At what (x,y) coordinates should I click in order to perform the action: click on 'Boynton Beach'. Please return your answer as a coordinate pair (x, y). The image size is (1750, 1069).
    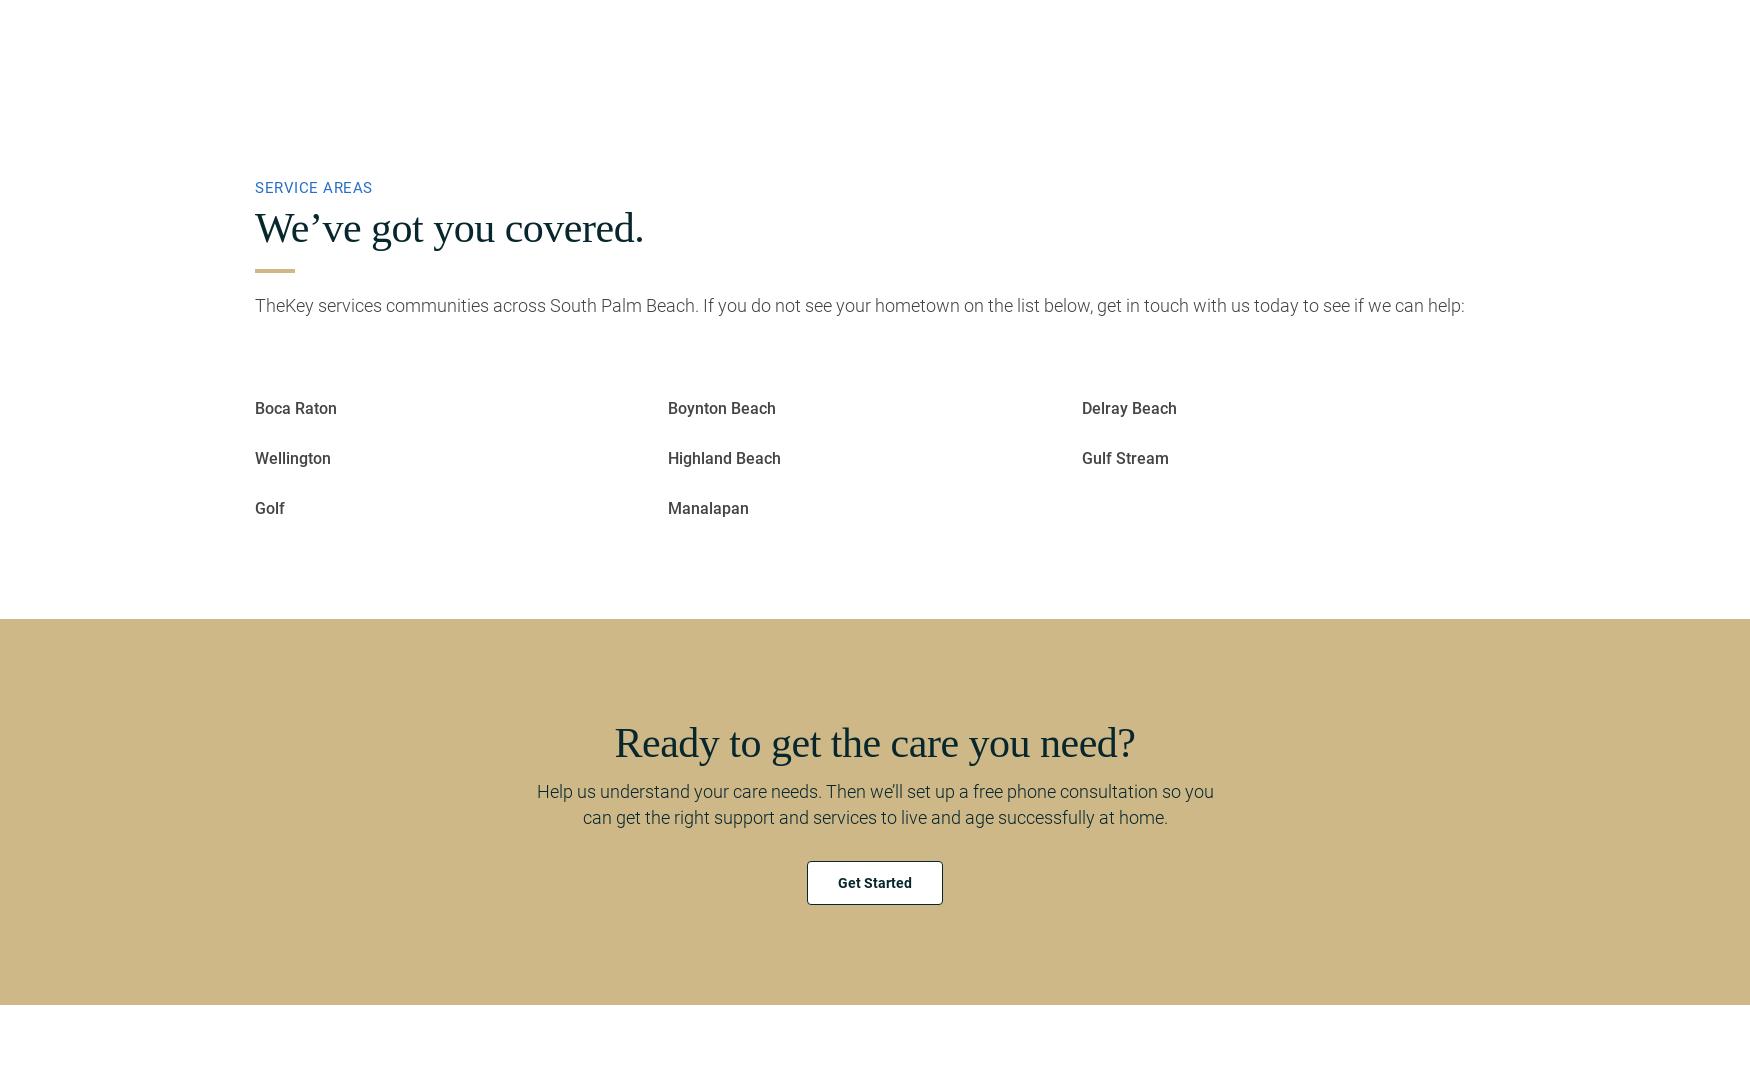
    Looking at the image, I should click on (722, 408).